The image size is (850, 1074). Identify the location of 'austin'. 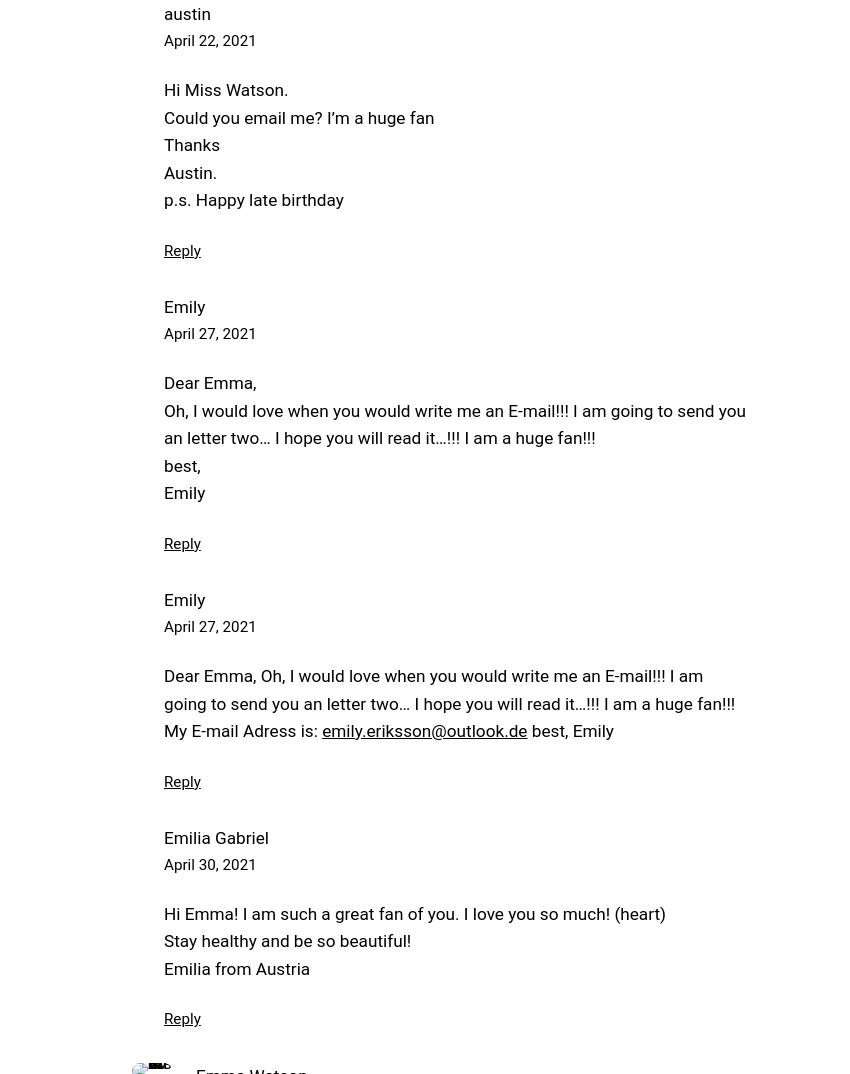
(186, 12).